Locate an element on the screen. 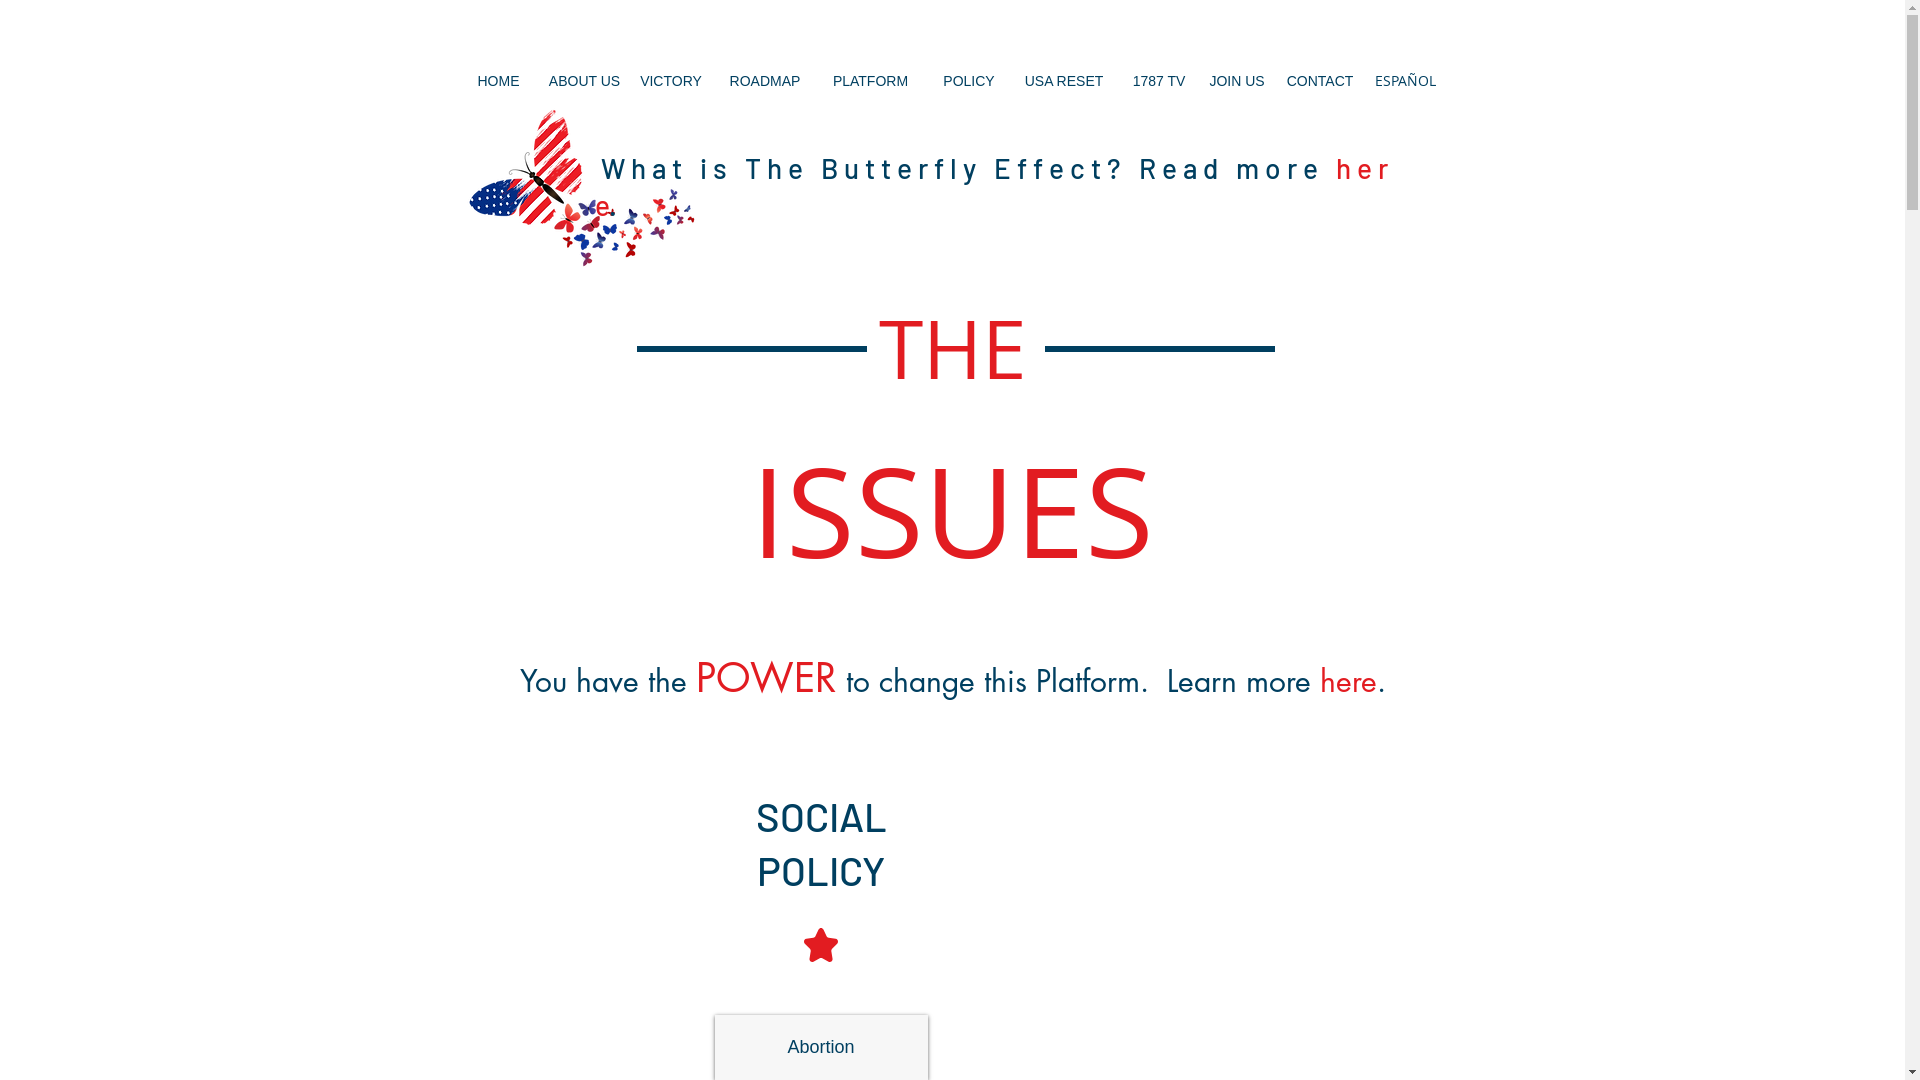  'JOIN US' is located at coordinates (1235, 79).